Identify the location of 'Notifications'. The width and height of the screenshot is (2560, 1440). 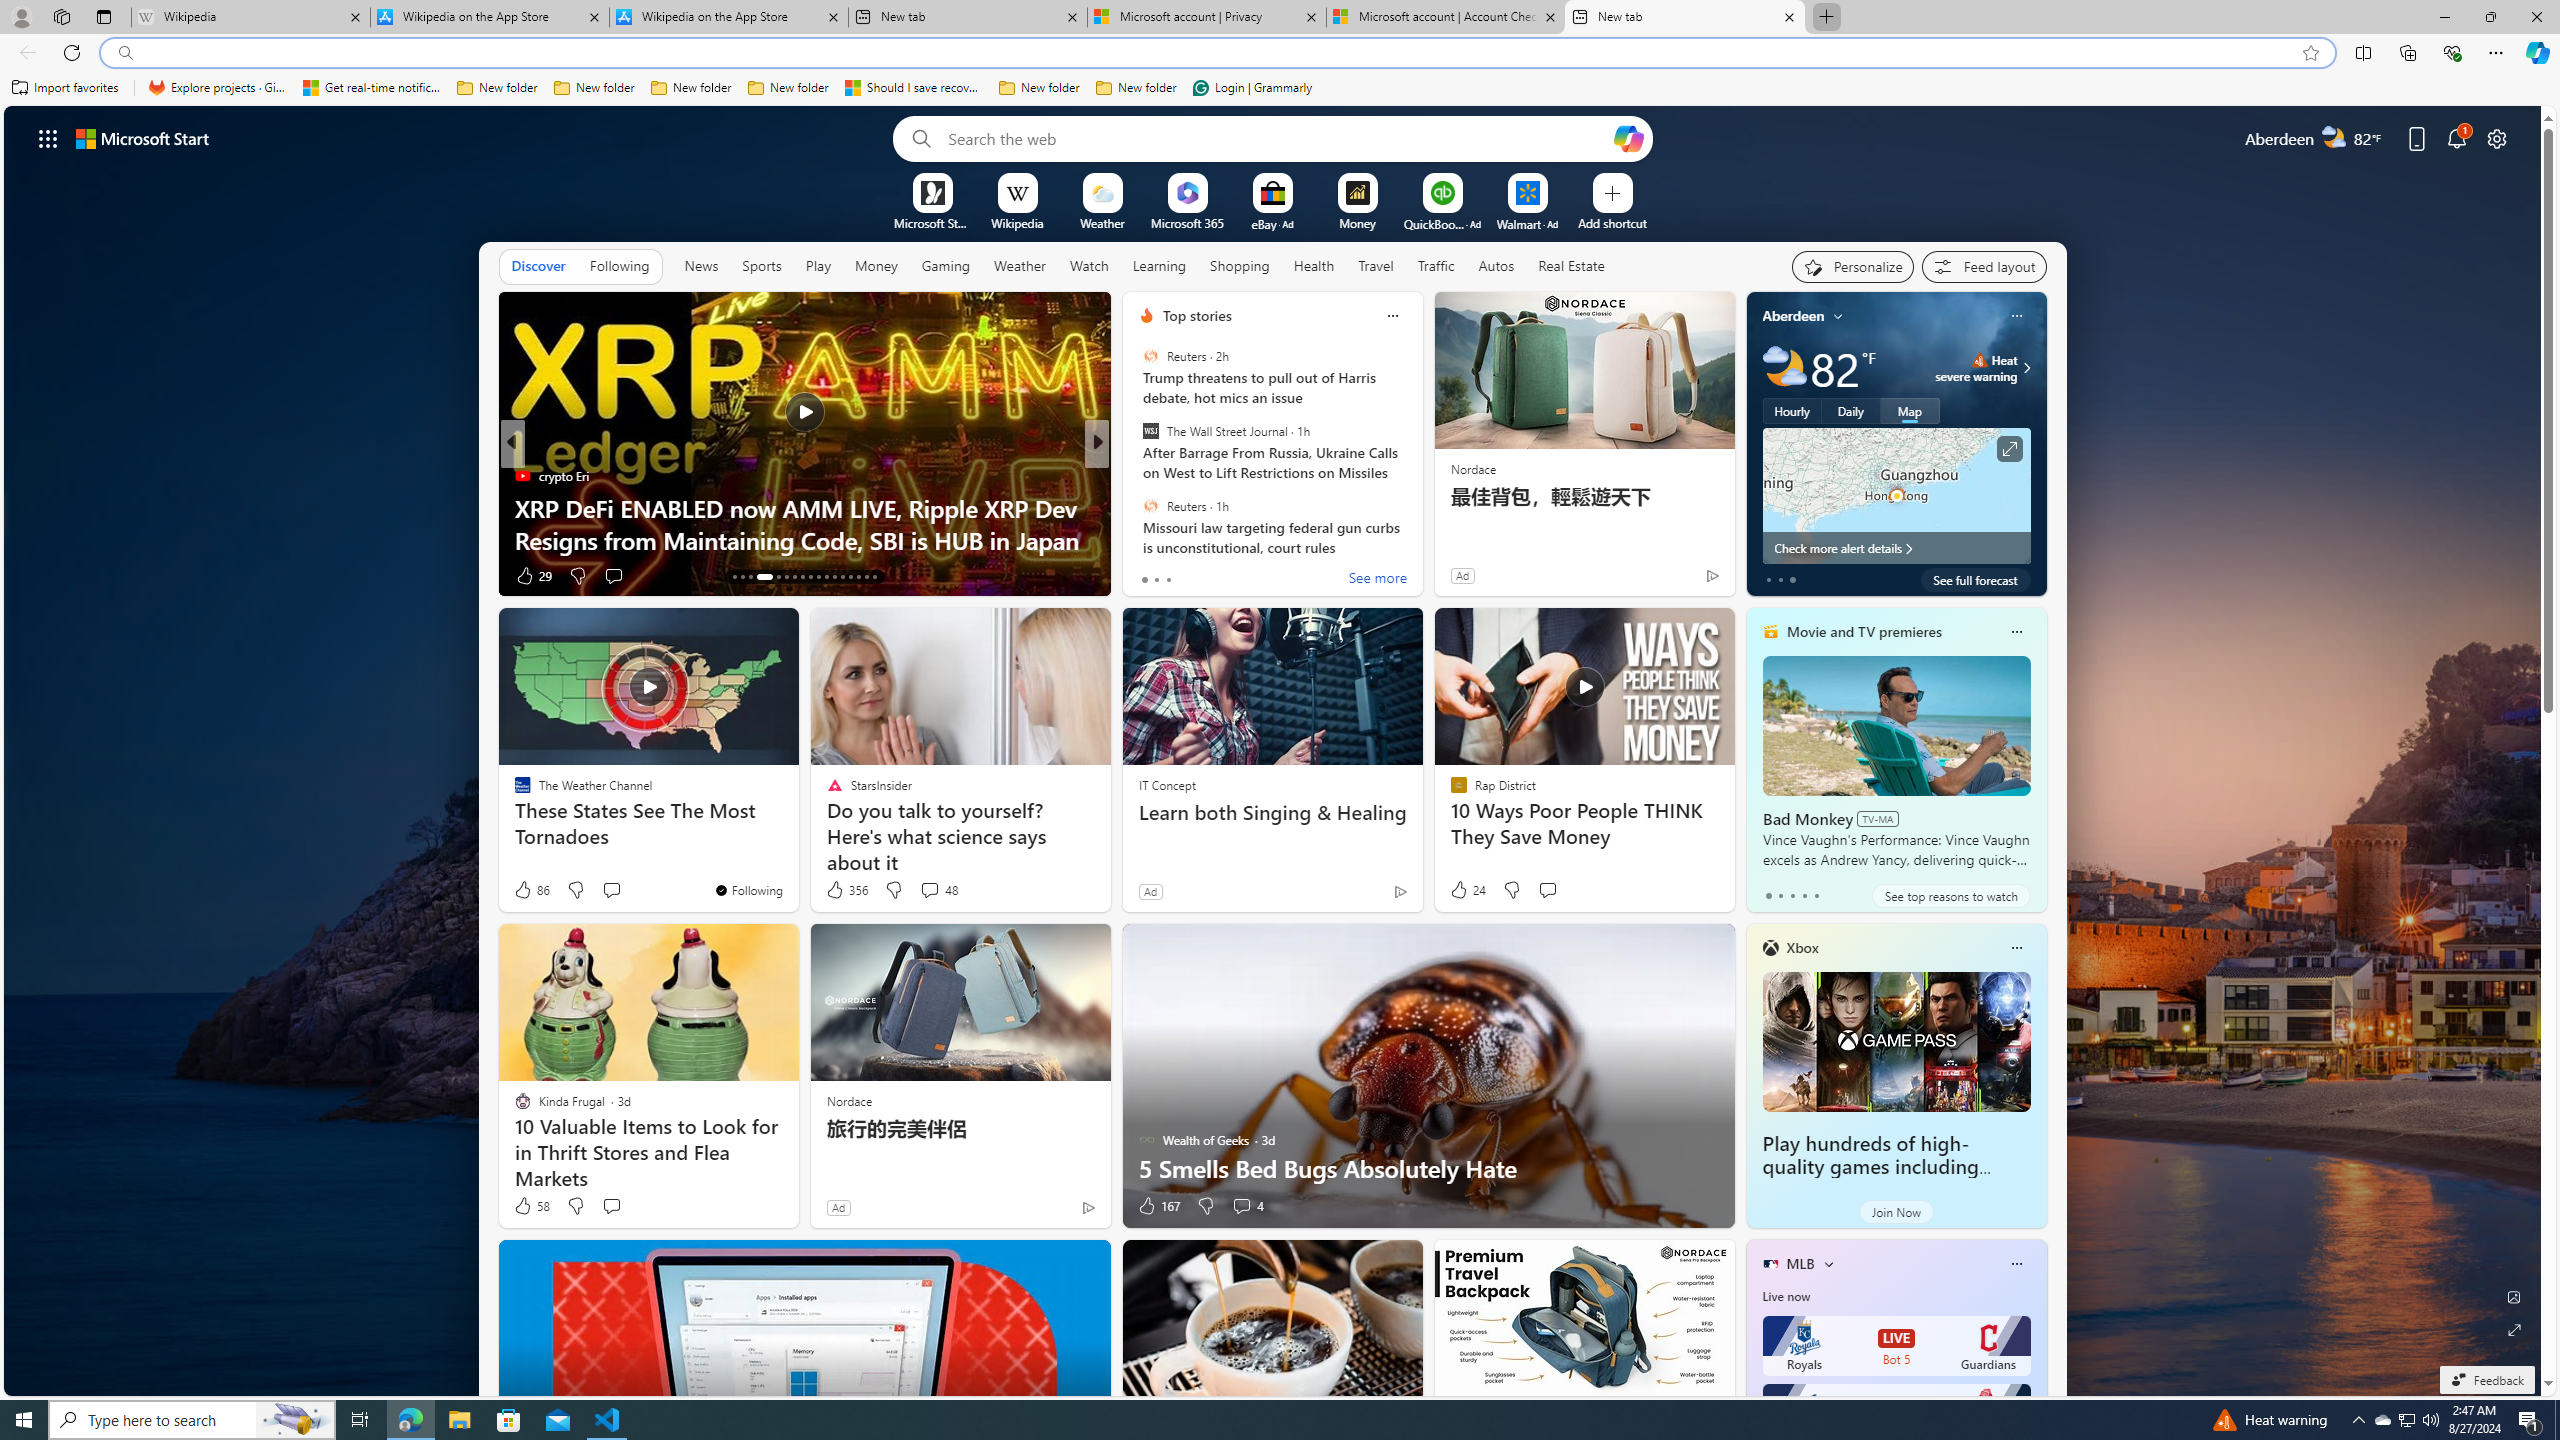
(2457, 137).